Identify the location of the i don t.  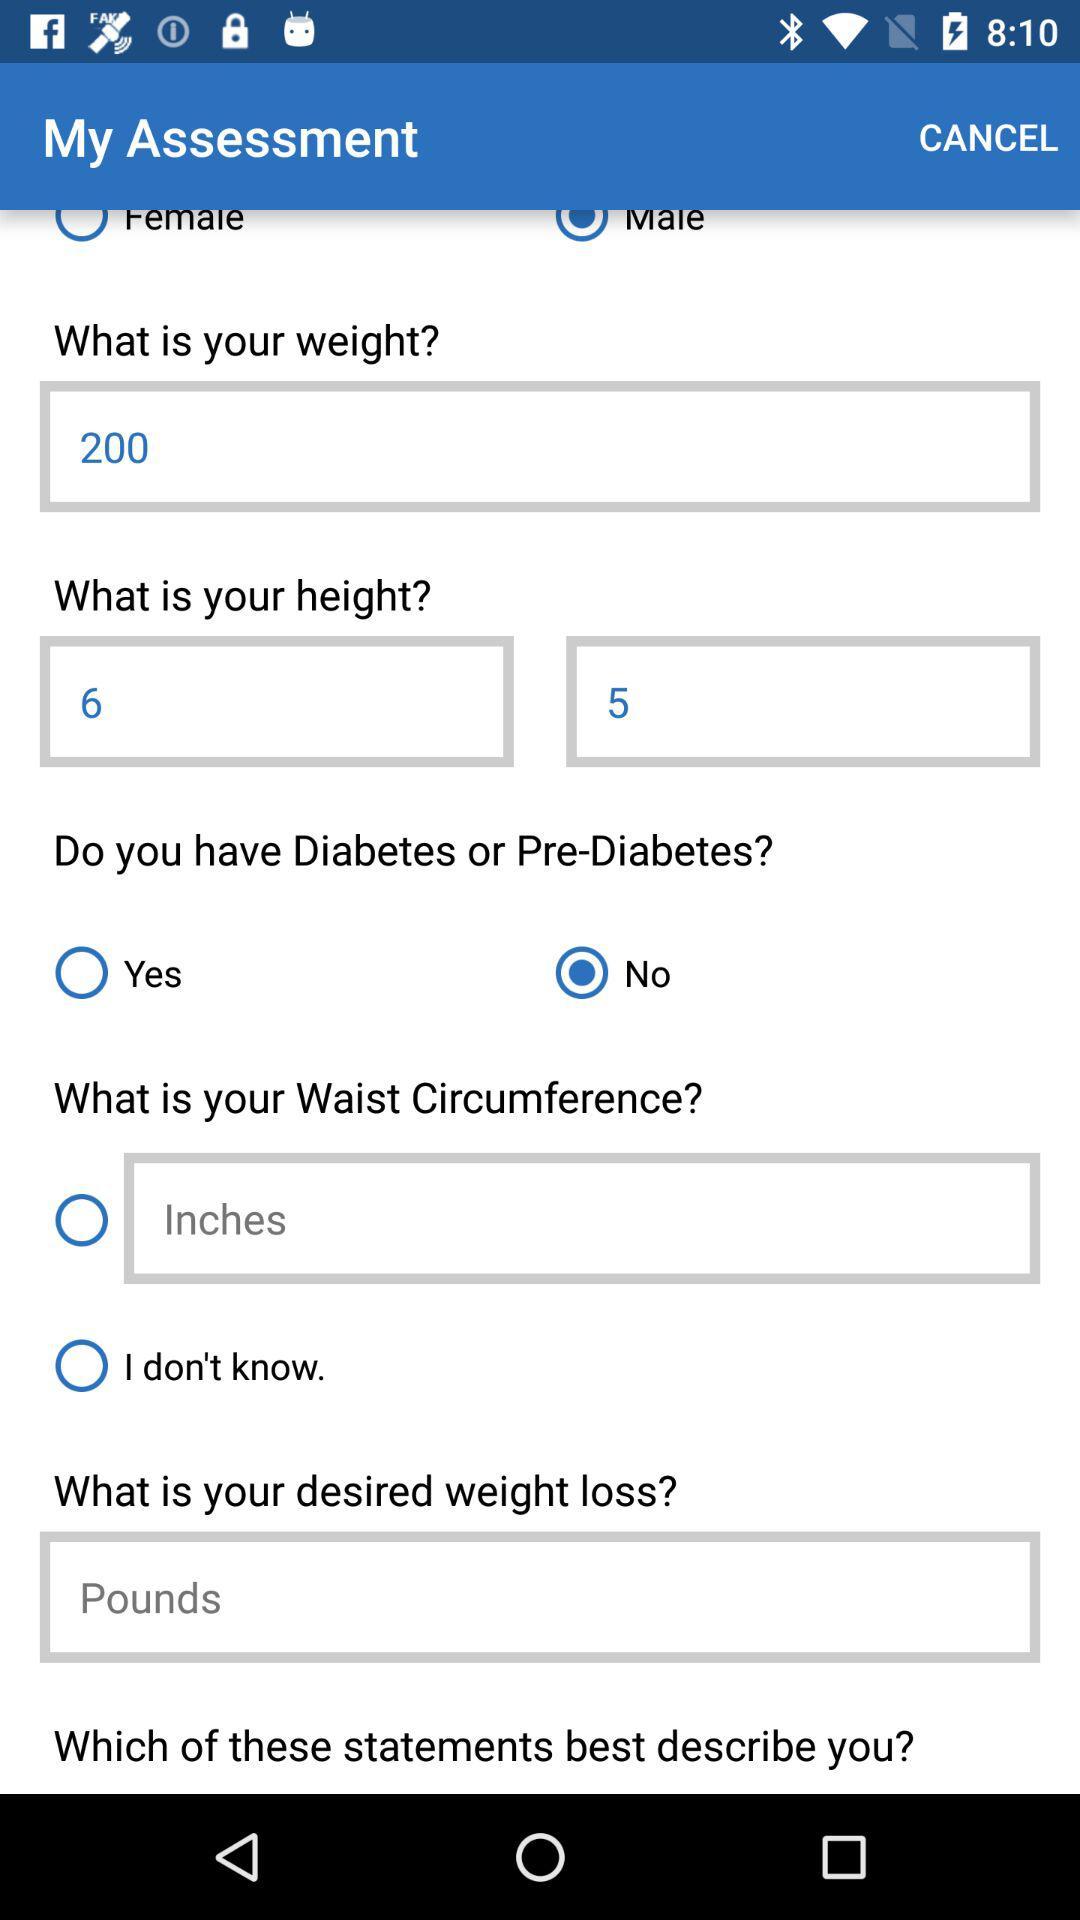
(540, 1364).